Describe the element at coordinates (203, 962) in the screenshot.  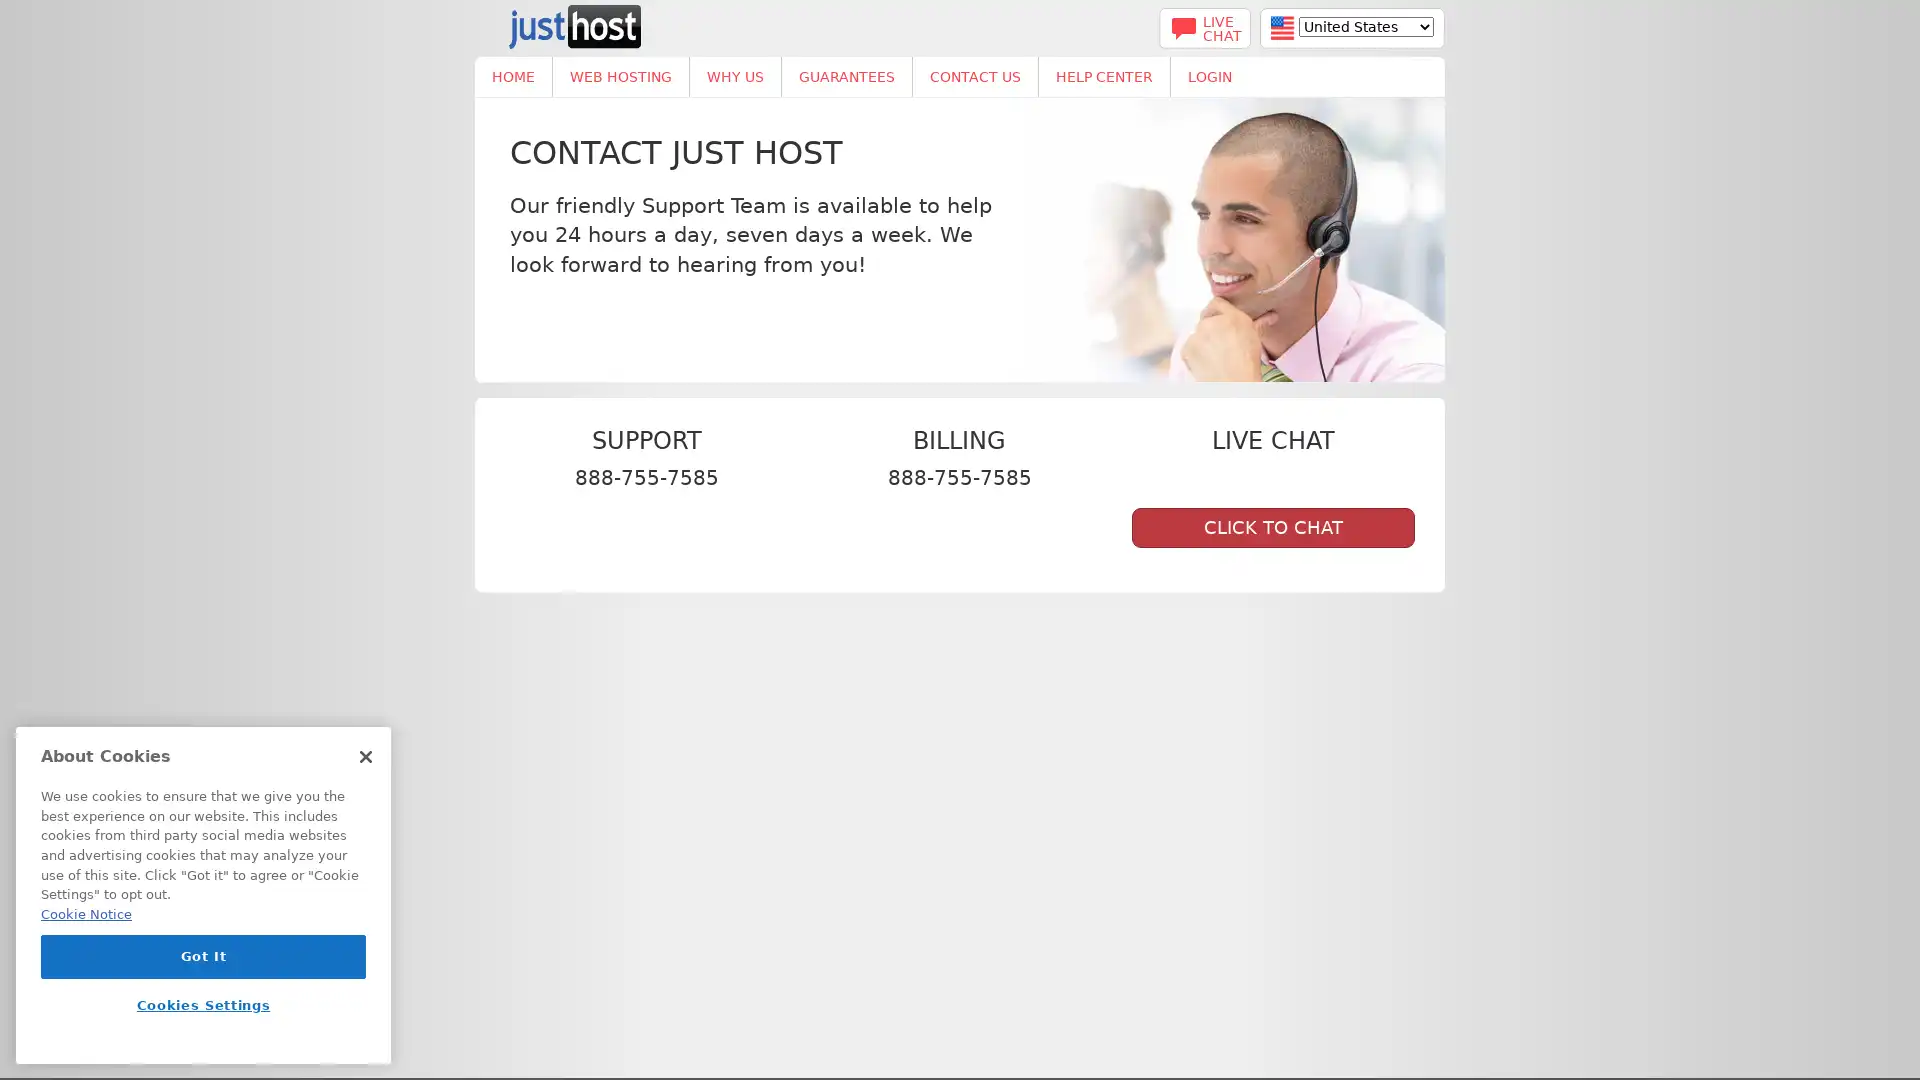
I see `Got It` at that location.